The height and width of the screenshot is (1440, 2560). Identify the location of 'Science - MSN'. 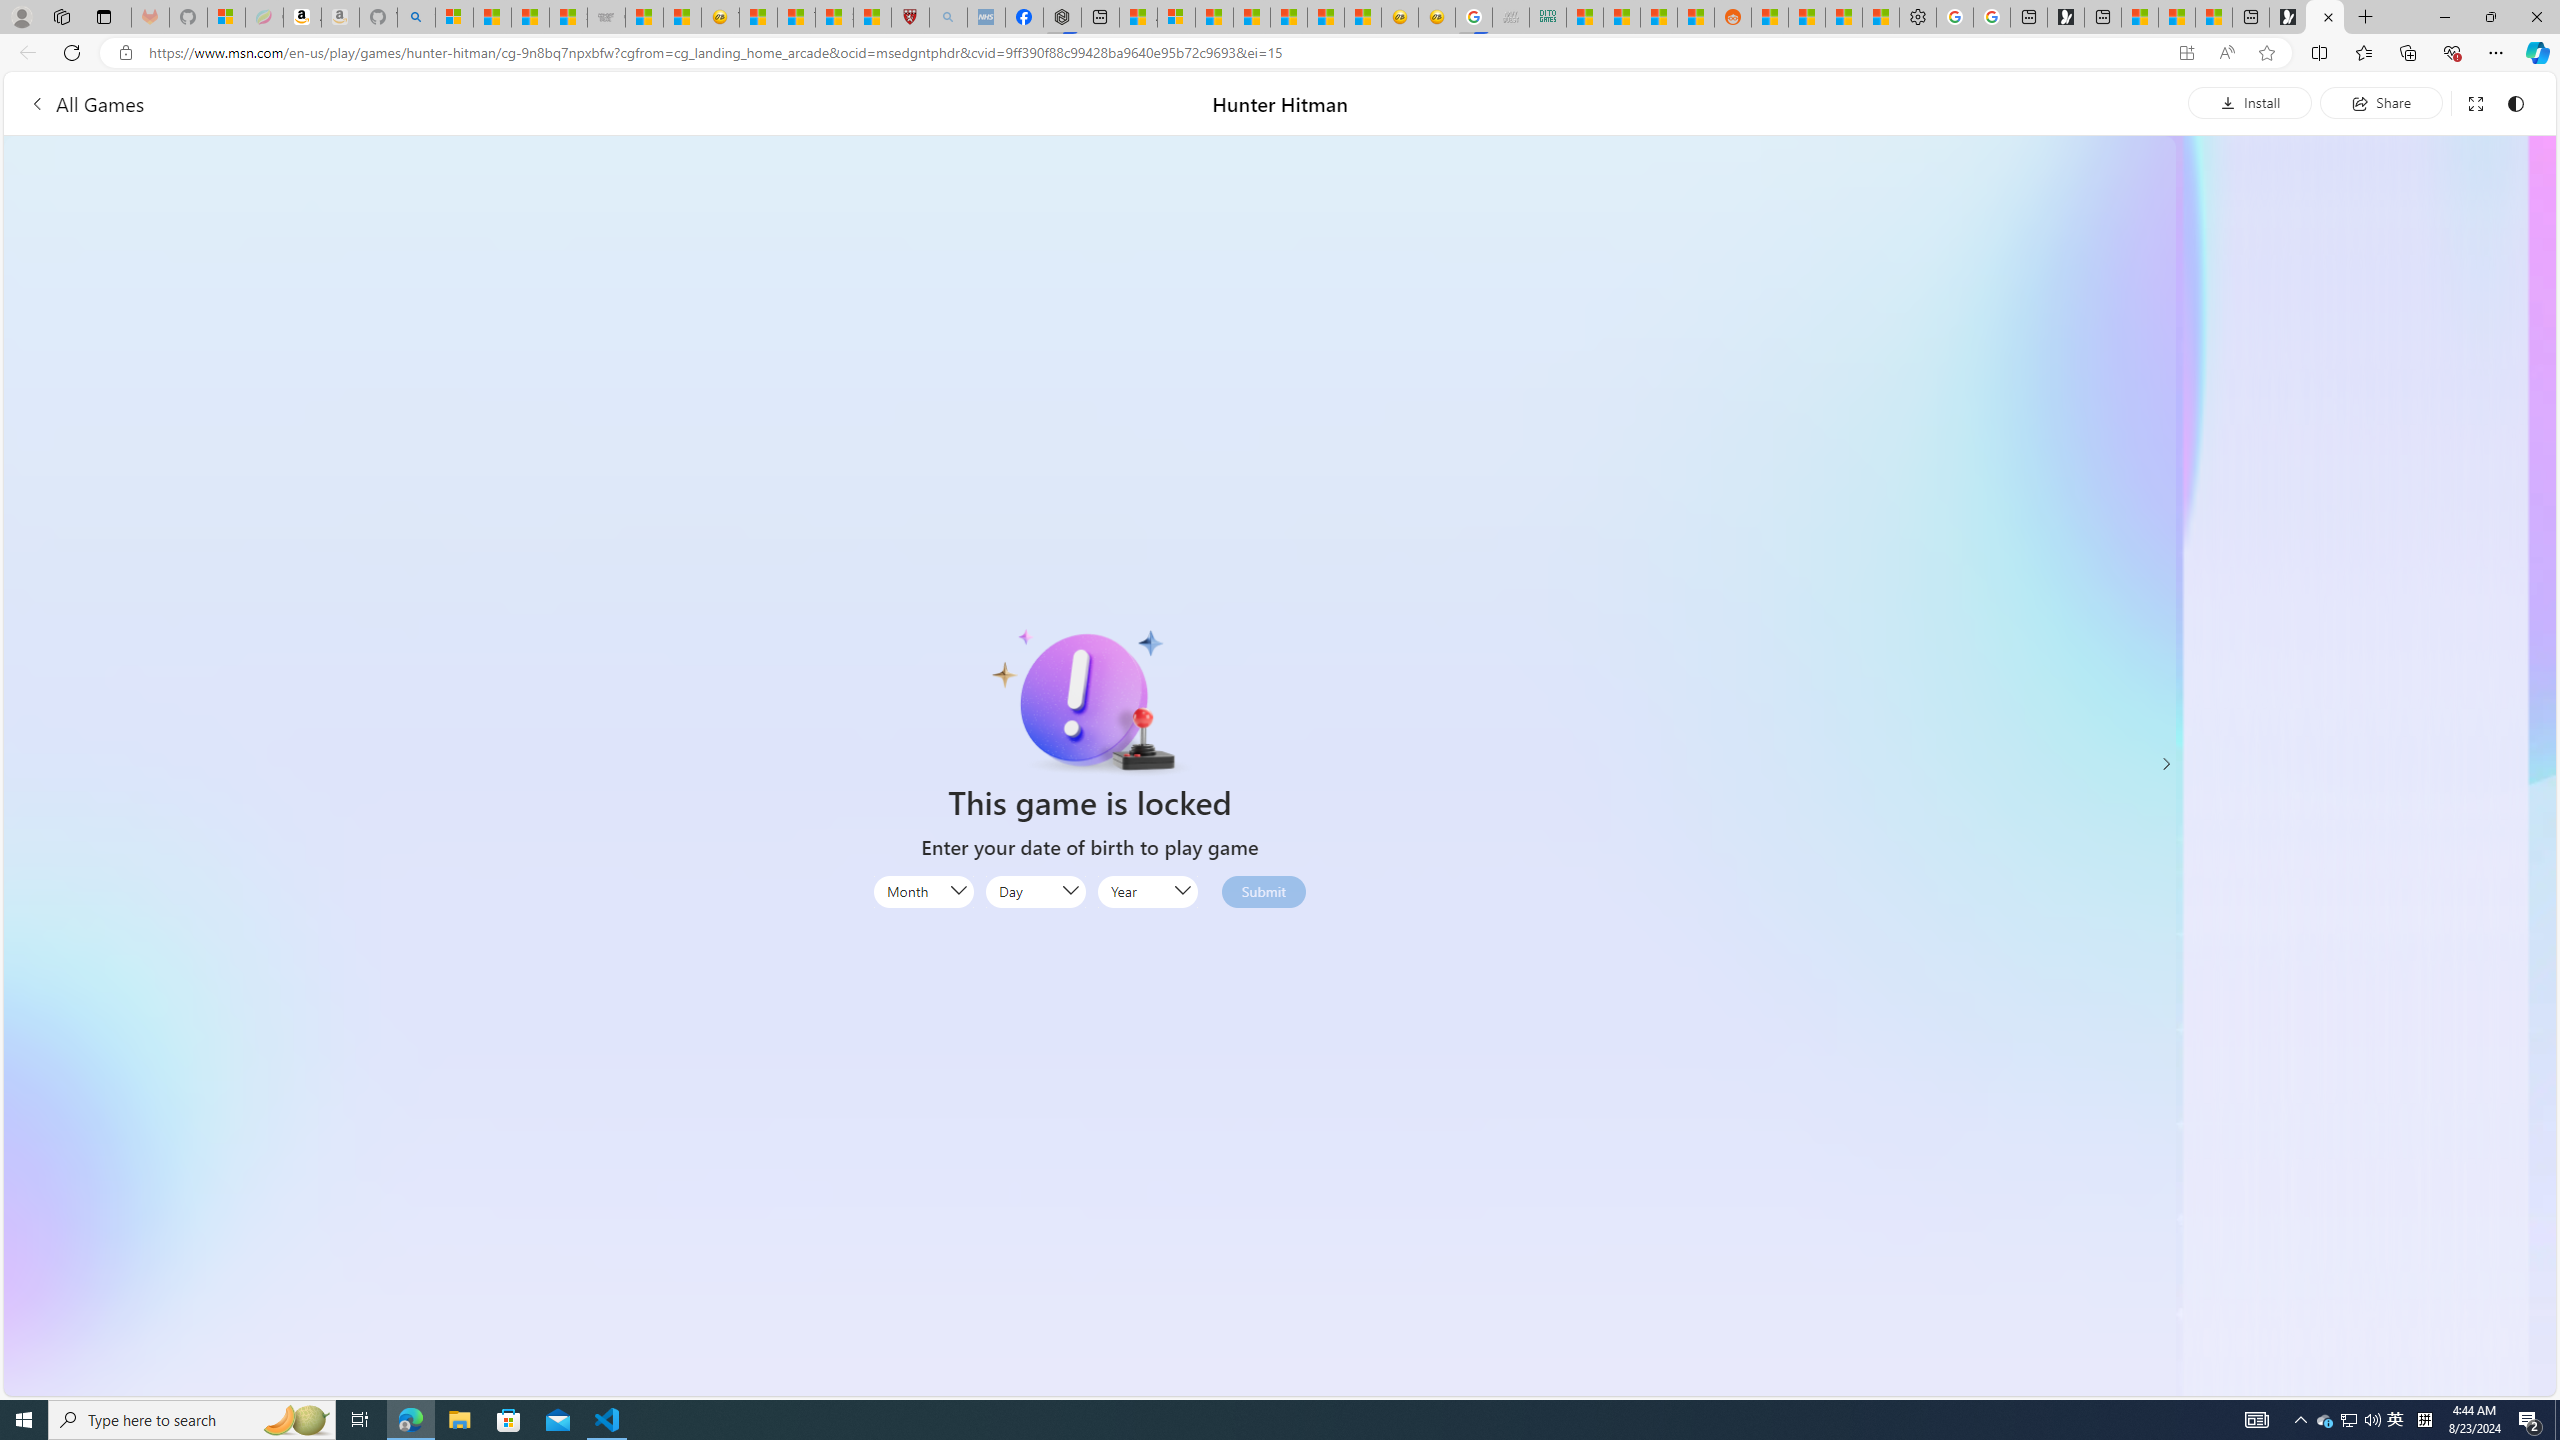
(833, 16).